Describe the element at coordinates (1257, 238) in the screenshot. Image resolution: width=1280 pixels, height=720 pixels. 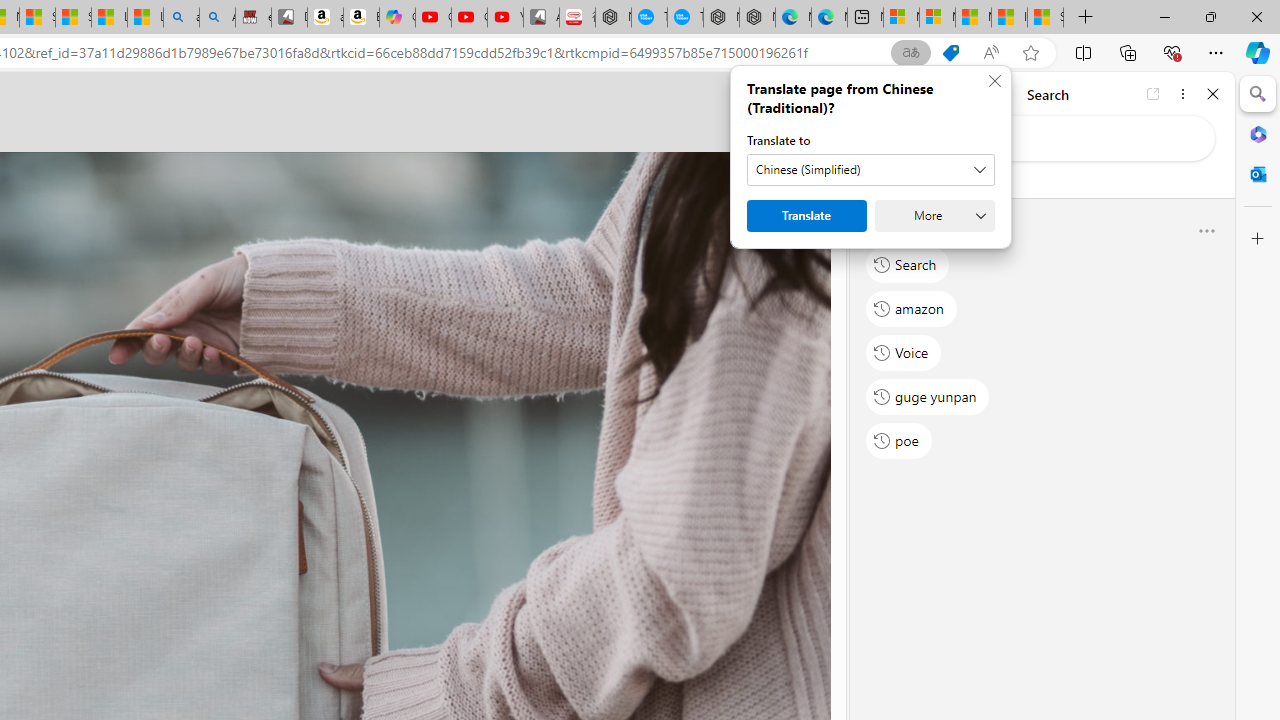
I see `'Customize'` at that location.